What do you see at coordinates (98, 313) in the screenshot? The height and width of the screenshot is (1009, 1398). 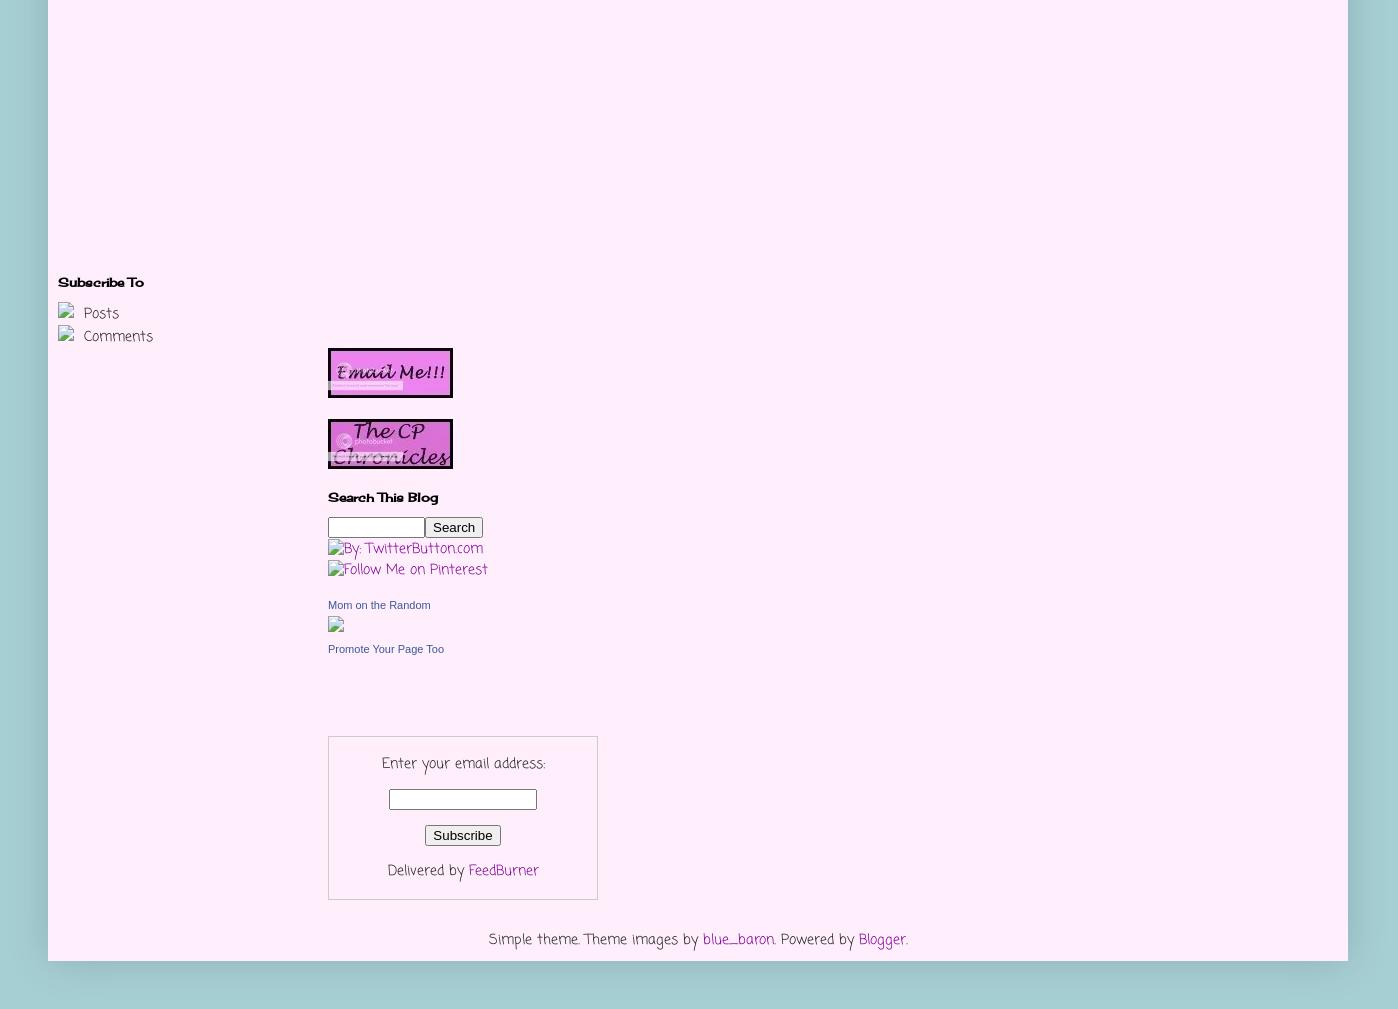 I see `'Posts'` at bounding box center [98, 313].